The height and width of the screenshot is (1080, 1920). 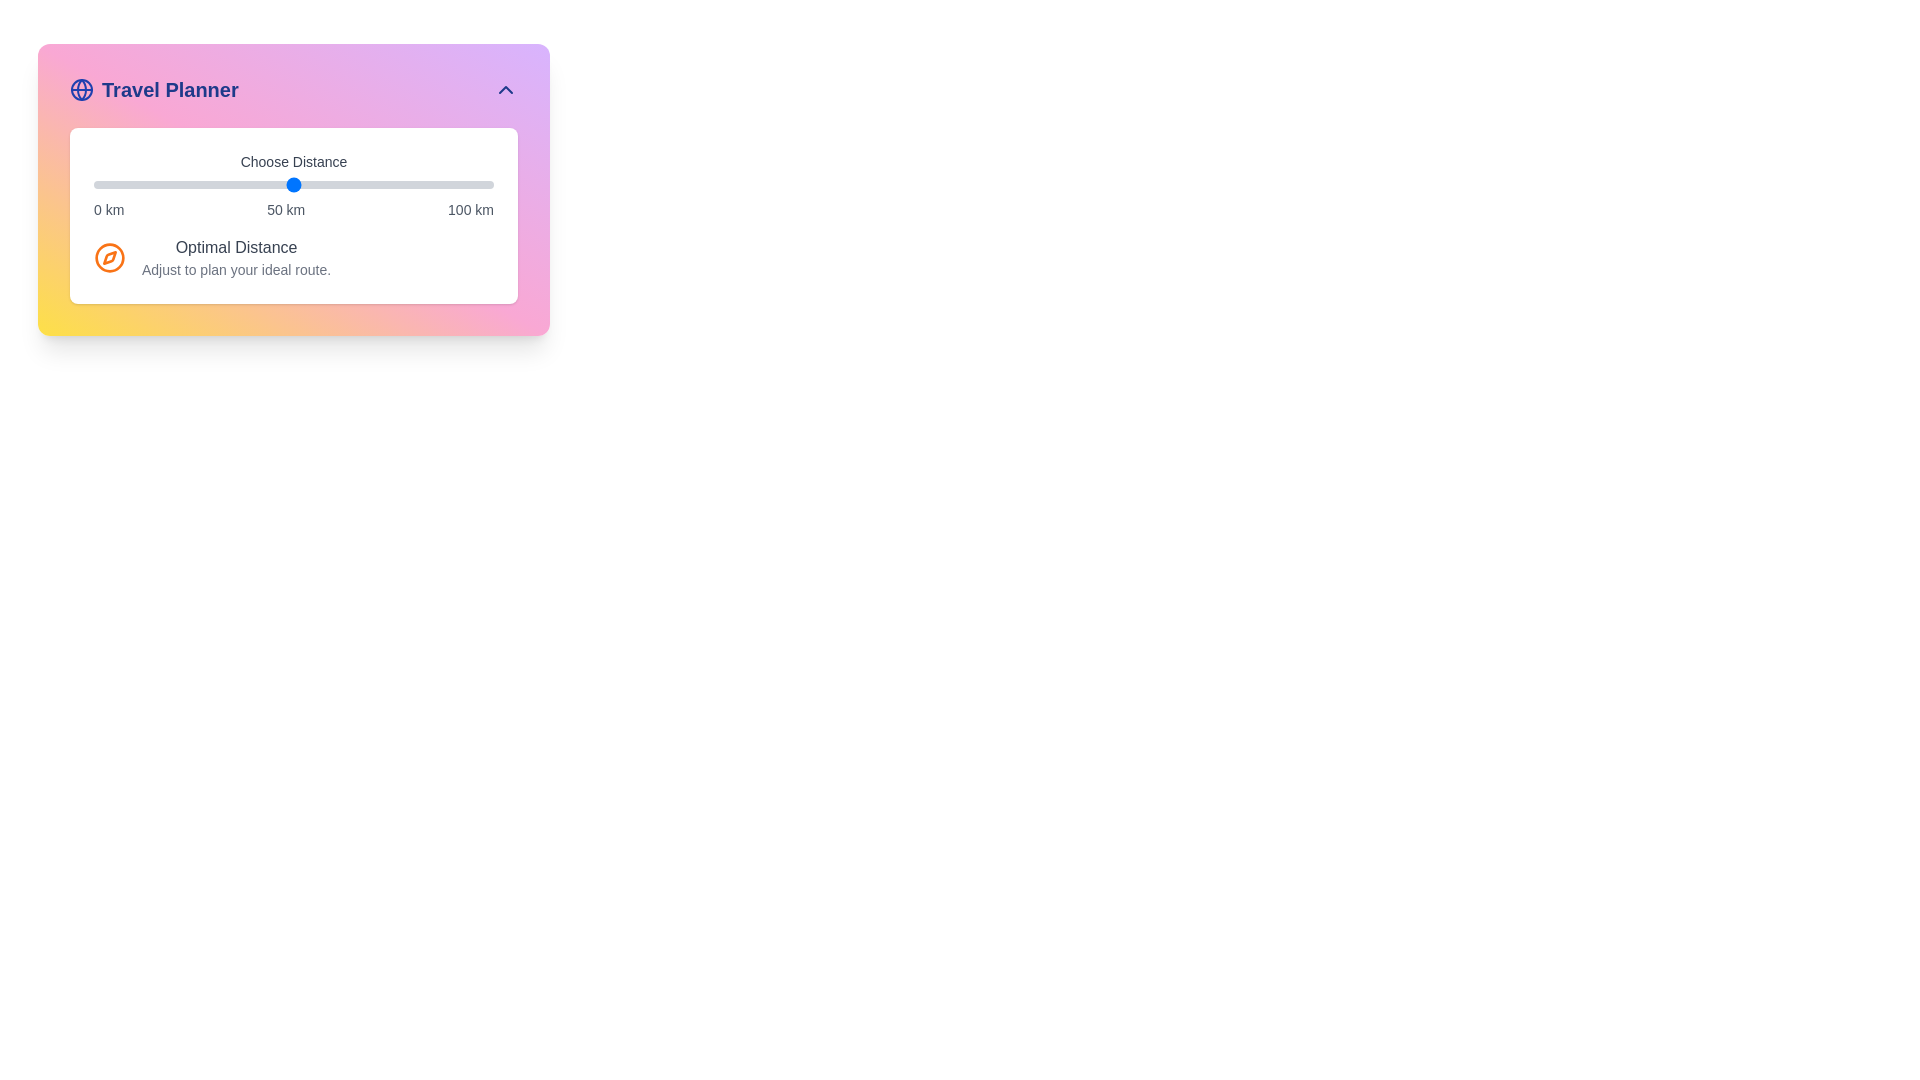 What do you see at coordinates (109, 257) in the screenshot?
I see `the circular icon with a compass design in orange, located in the top-left part of the 'Optimal Distance' subsection of the 'Travel Planner' card` at bounding box center [109, 257].